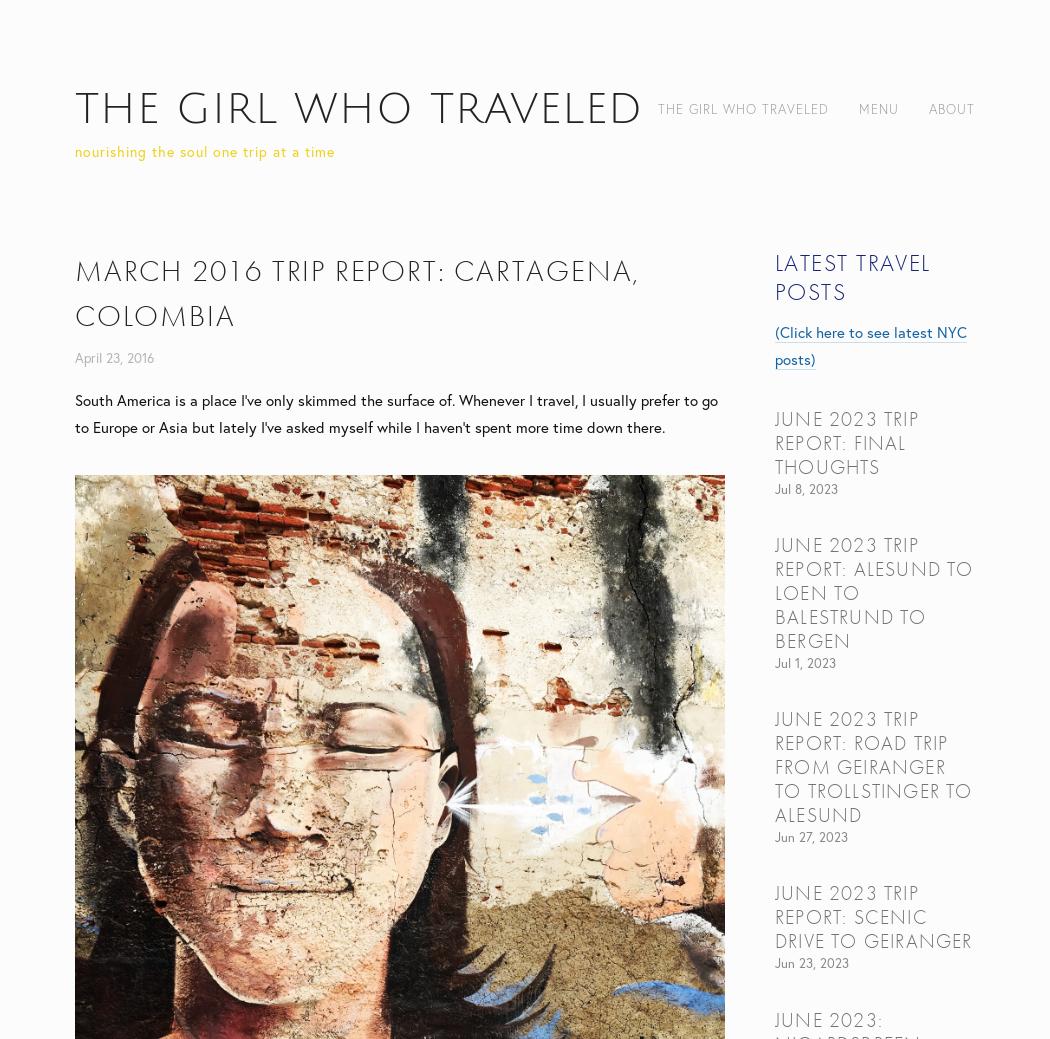 The width and height of the screenshot is (1050, 1039). Describe the element at coordinates (872, 917) in the screenshot. I see `'June 2023 trip report: scenic drive to geiranger'` at that location.